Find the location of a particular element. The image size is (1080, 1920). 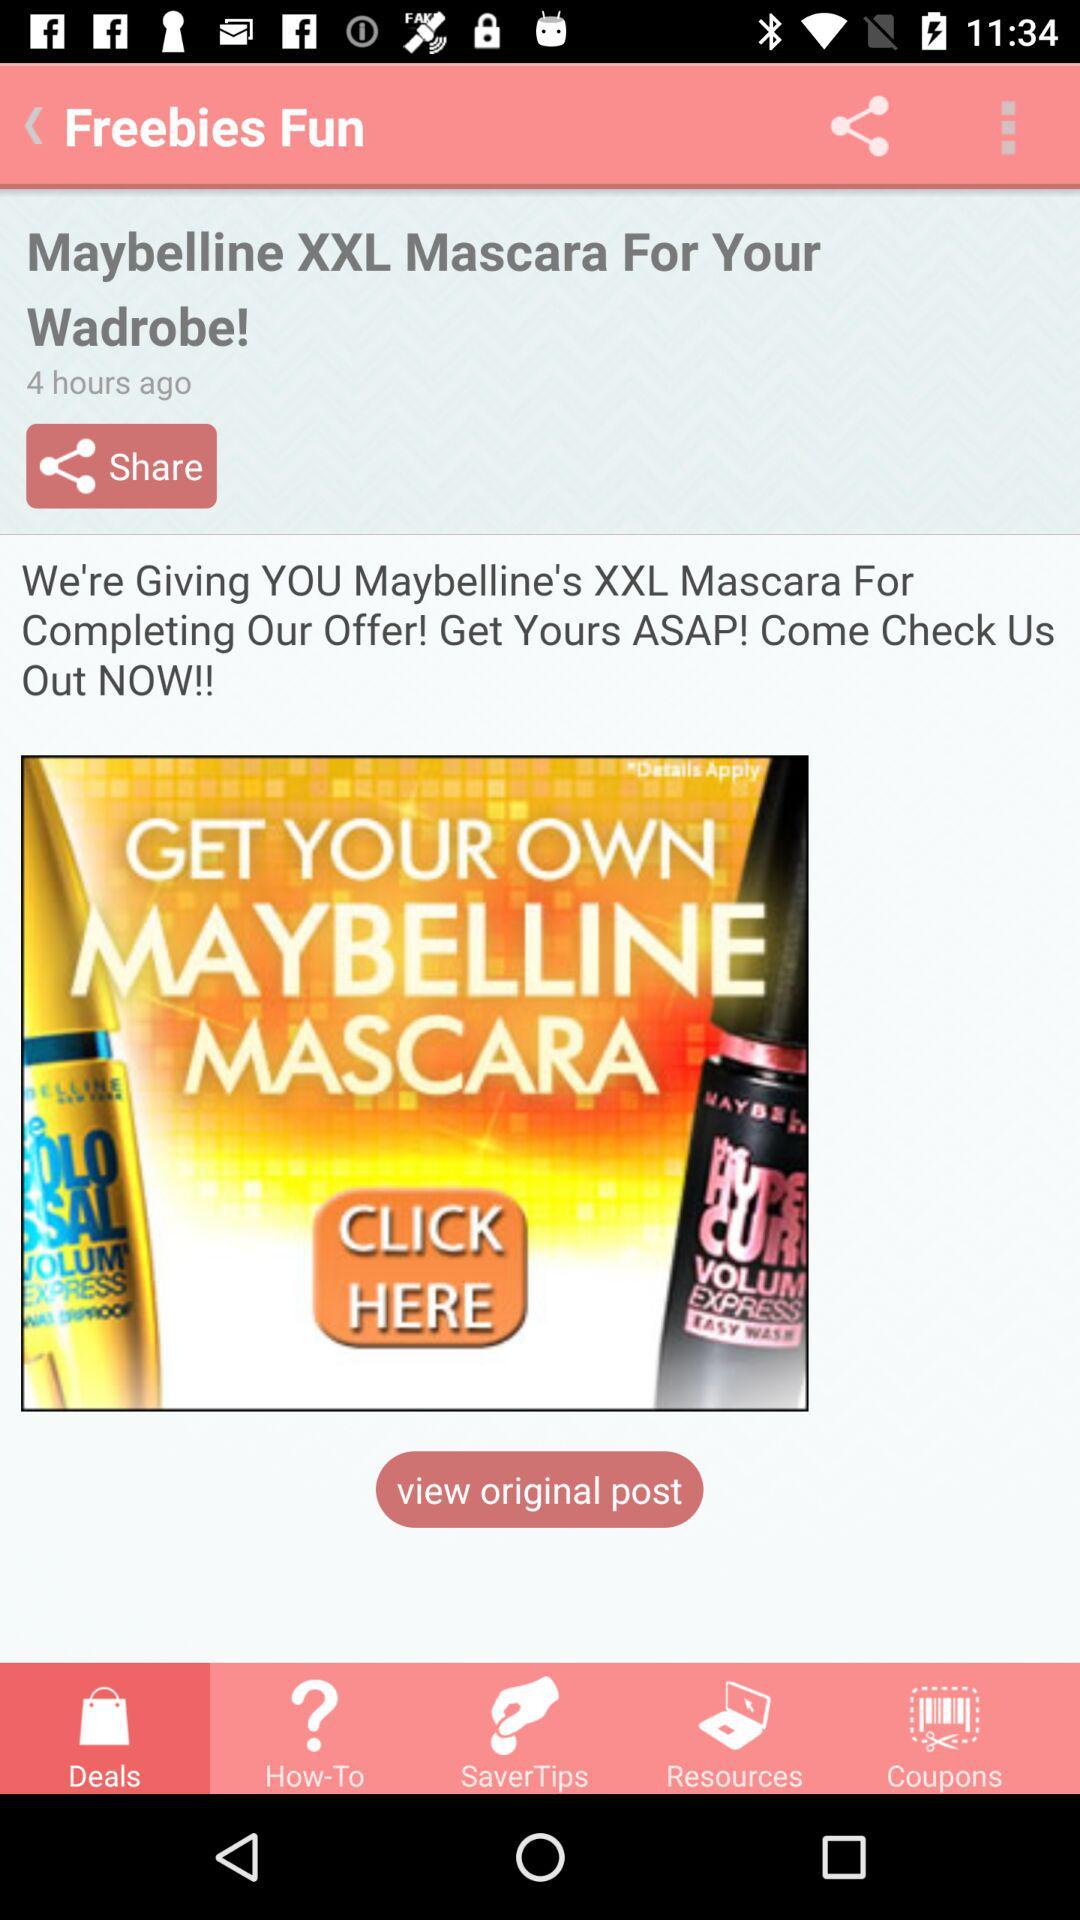

the share icon is located at coordinates (858, 124).